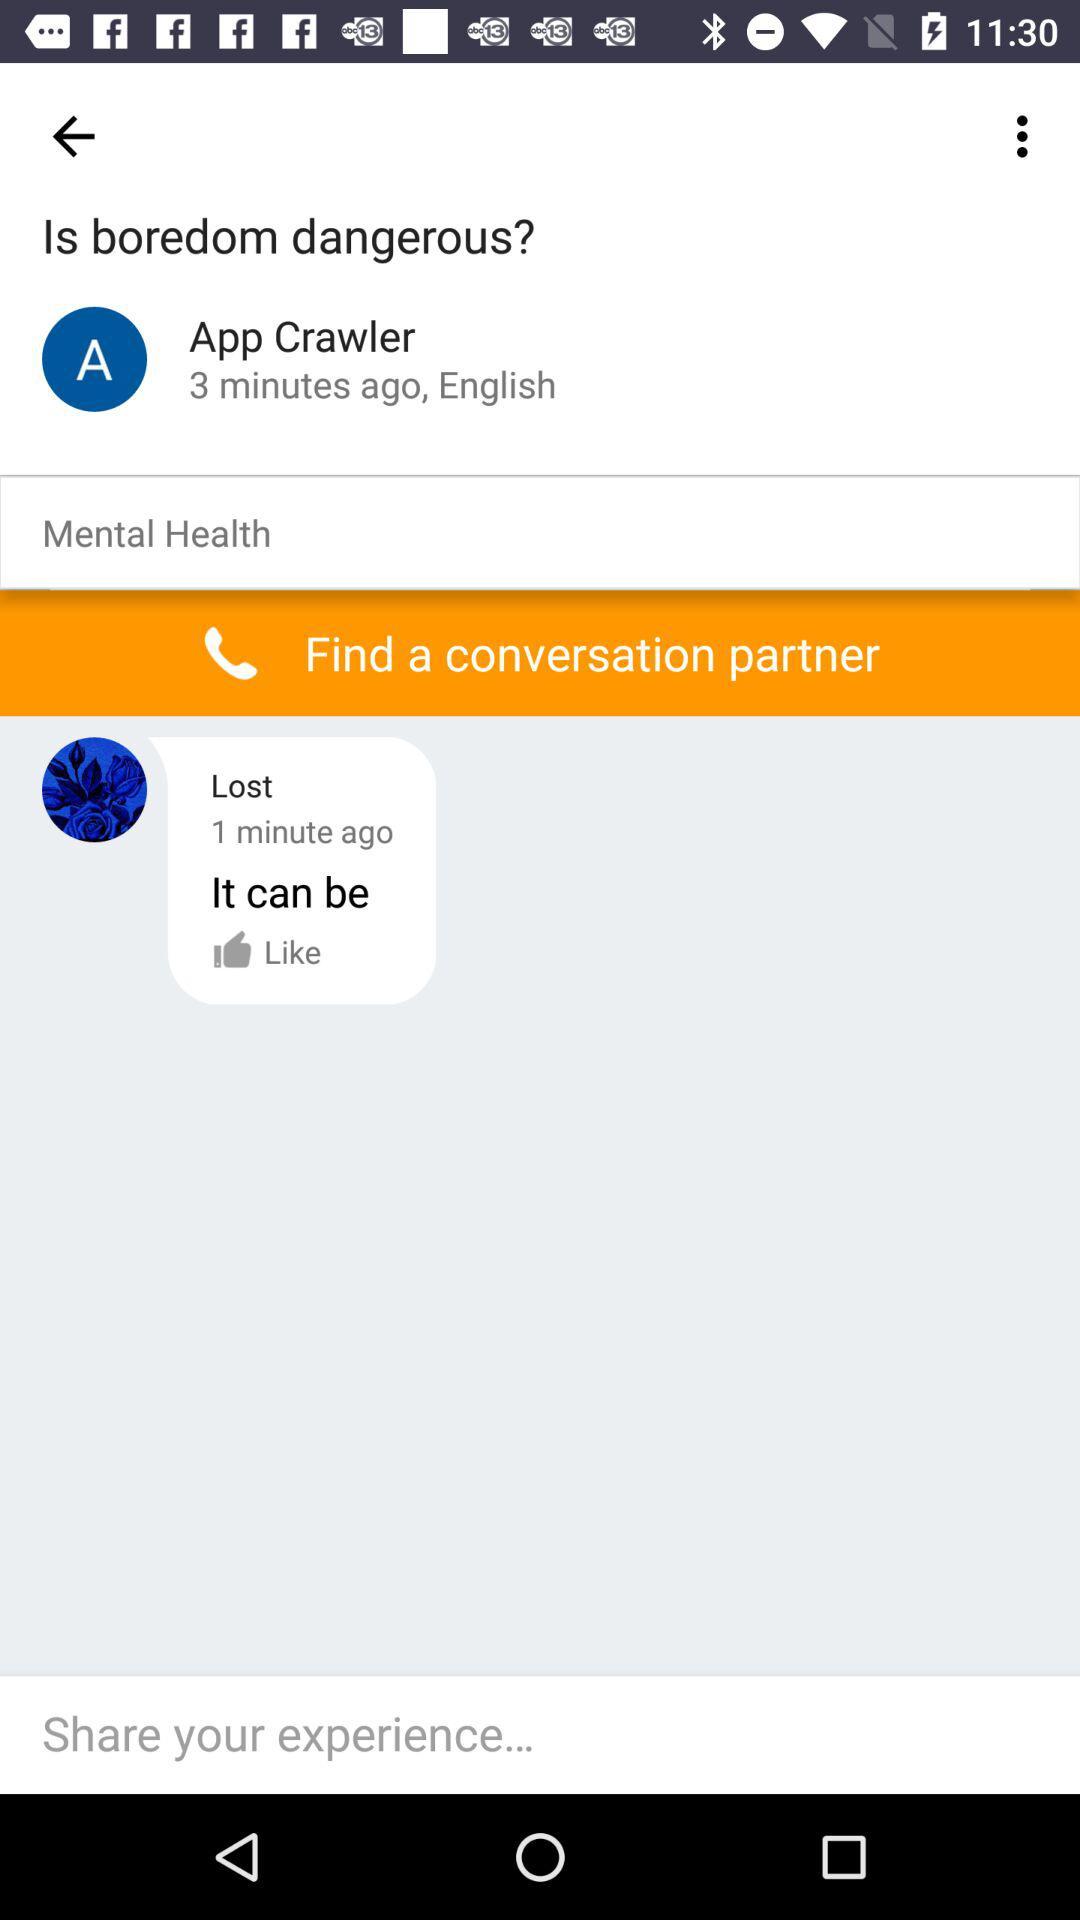 This screenshot has width=1080, height=1920. What do you see at coordinates (94, 359) in the screenshot?
I see `the icon which is left side of the app crawler` at bounding box center [94, 359].